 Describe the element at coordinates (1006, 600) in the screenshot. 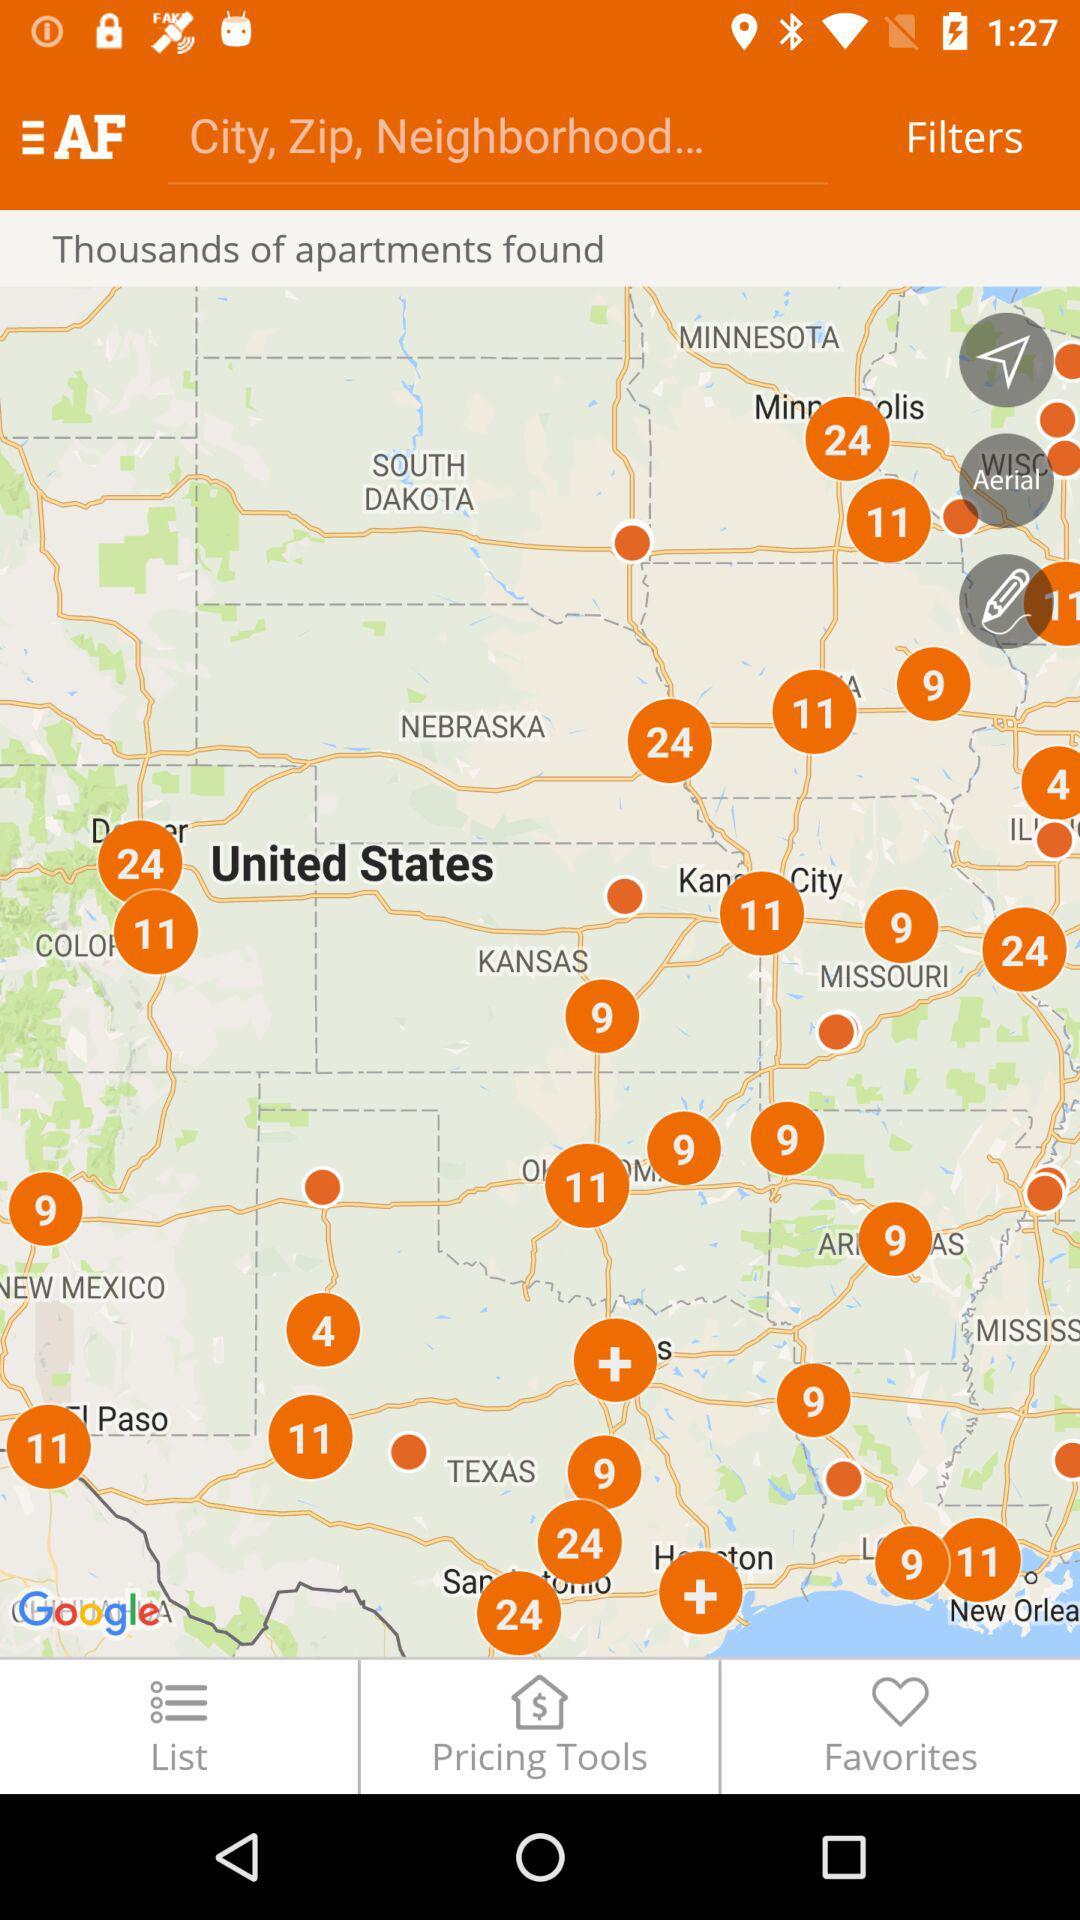

I see `weather report` at that location.